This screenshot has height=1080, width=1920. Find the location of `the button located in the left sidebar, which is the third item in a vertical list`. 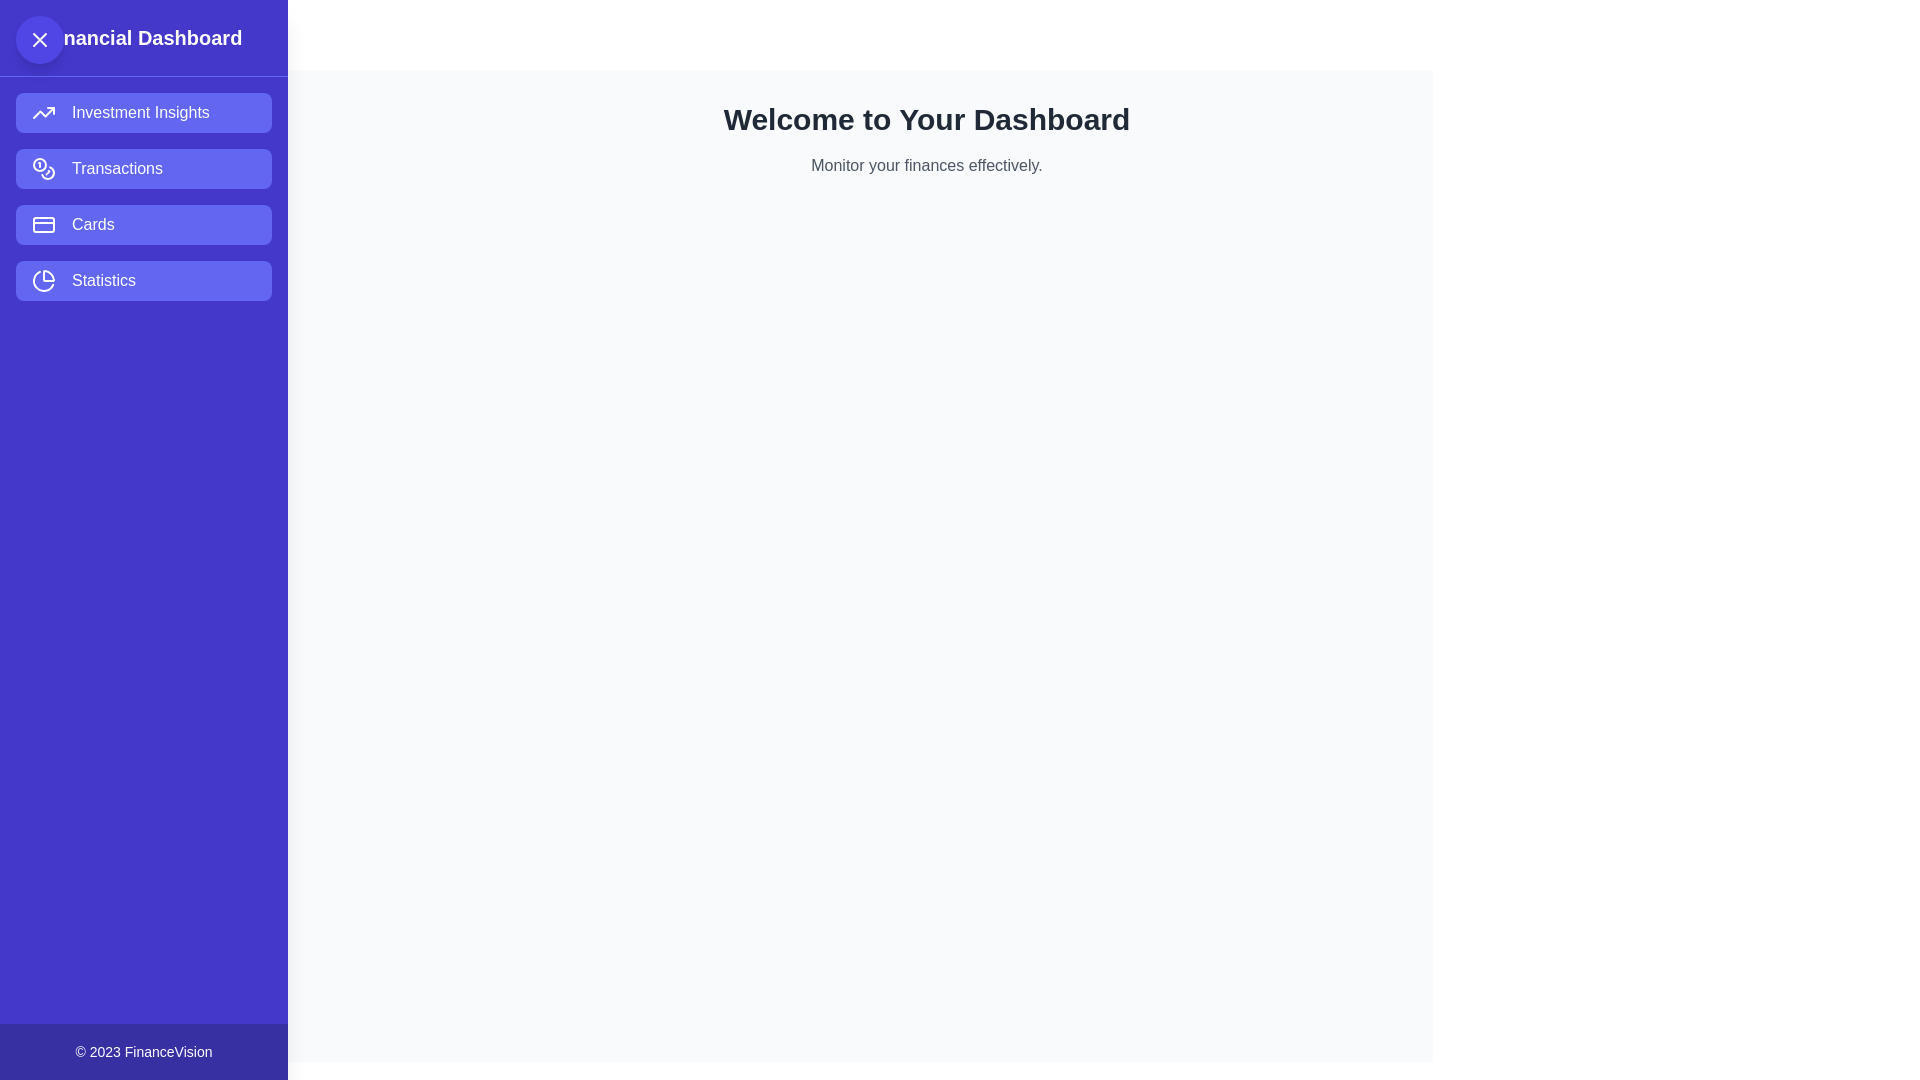

the button located in the left sidebar, which is the third item in a vertical list is located at coordinates (143, 224).